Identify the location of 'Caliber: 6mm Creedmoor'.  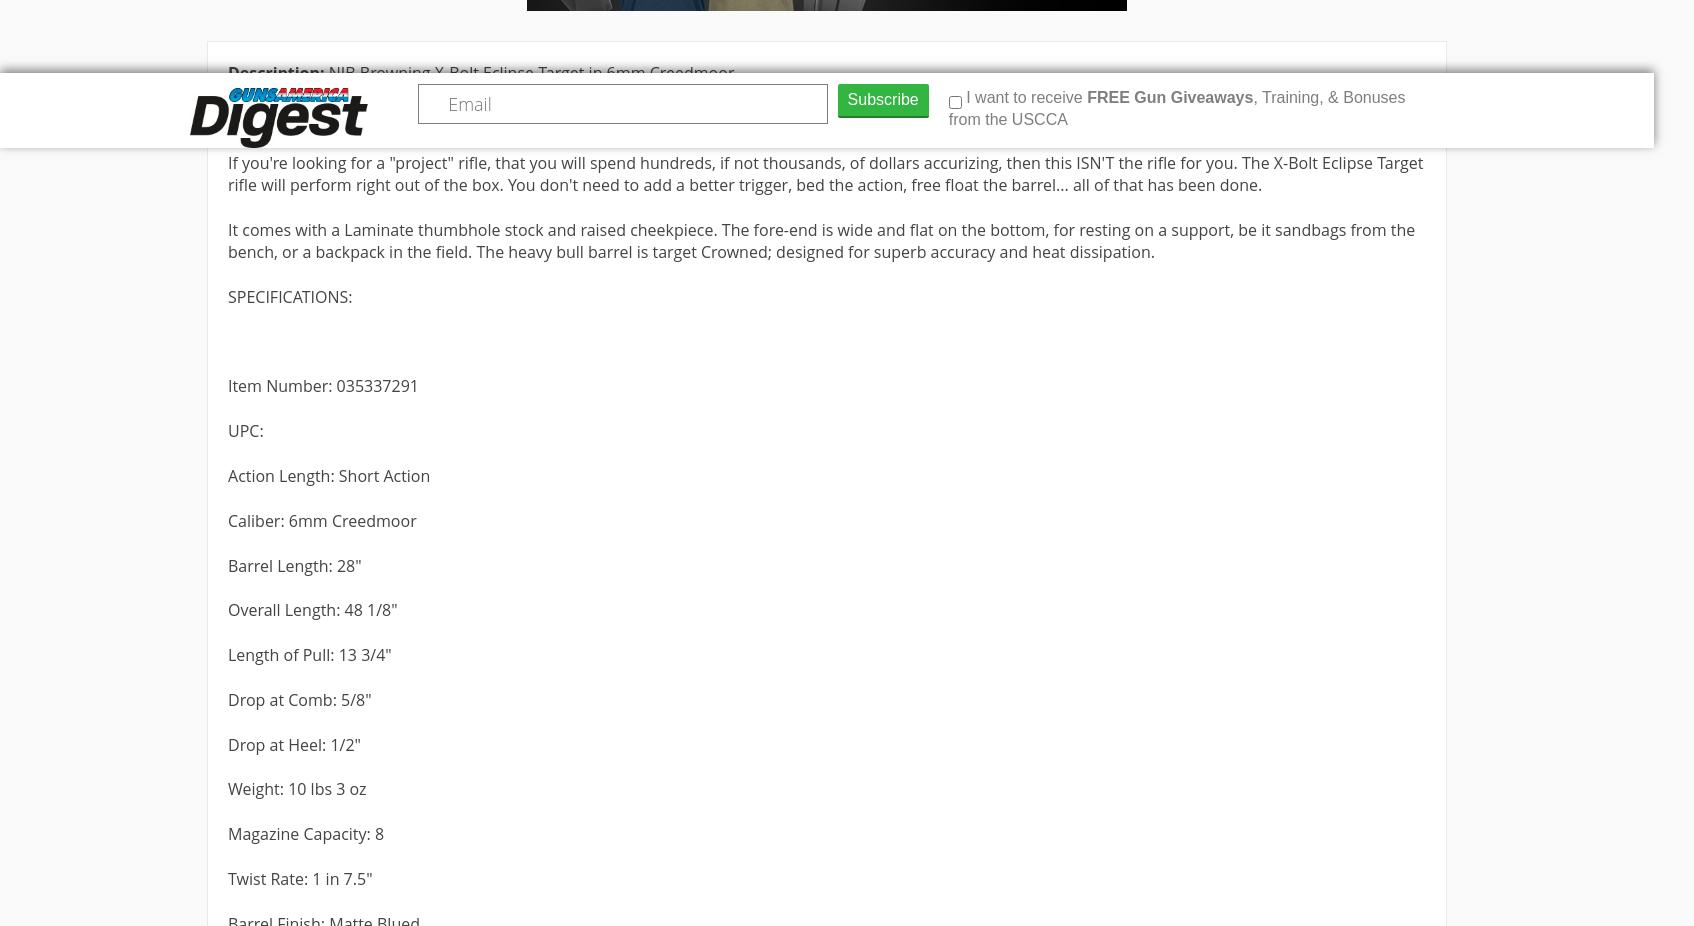
(322, 519).